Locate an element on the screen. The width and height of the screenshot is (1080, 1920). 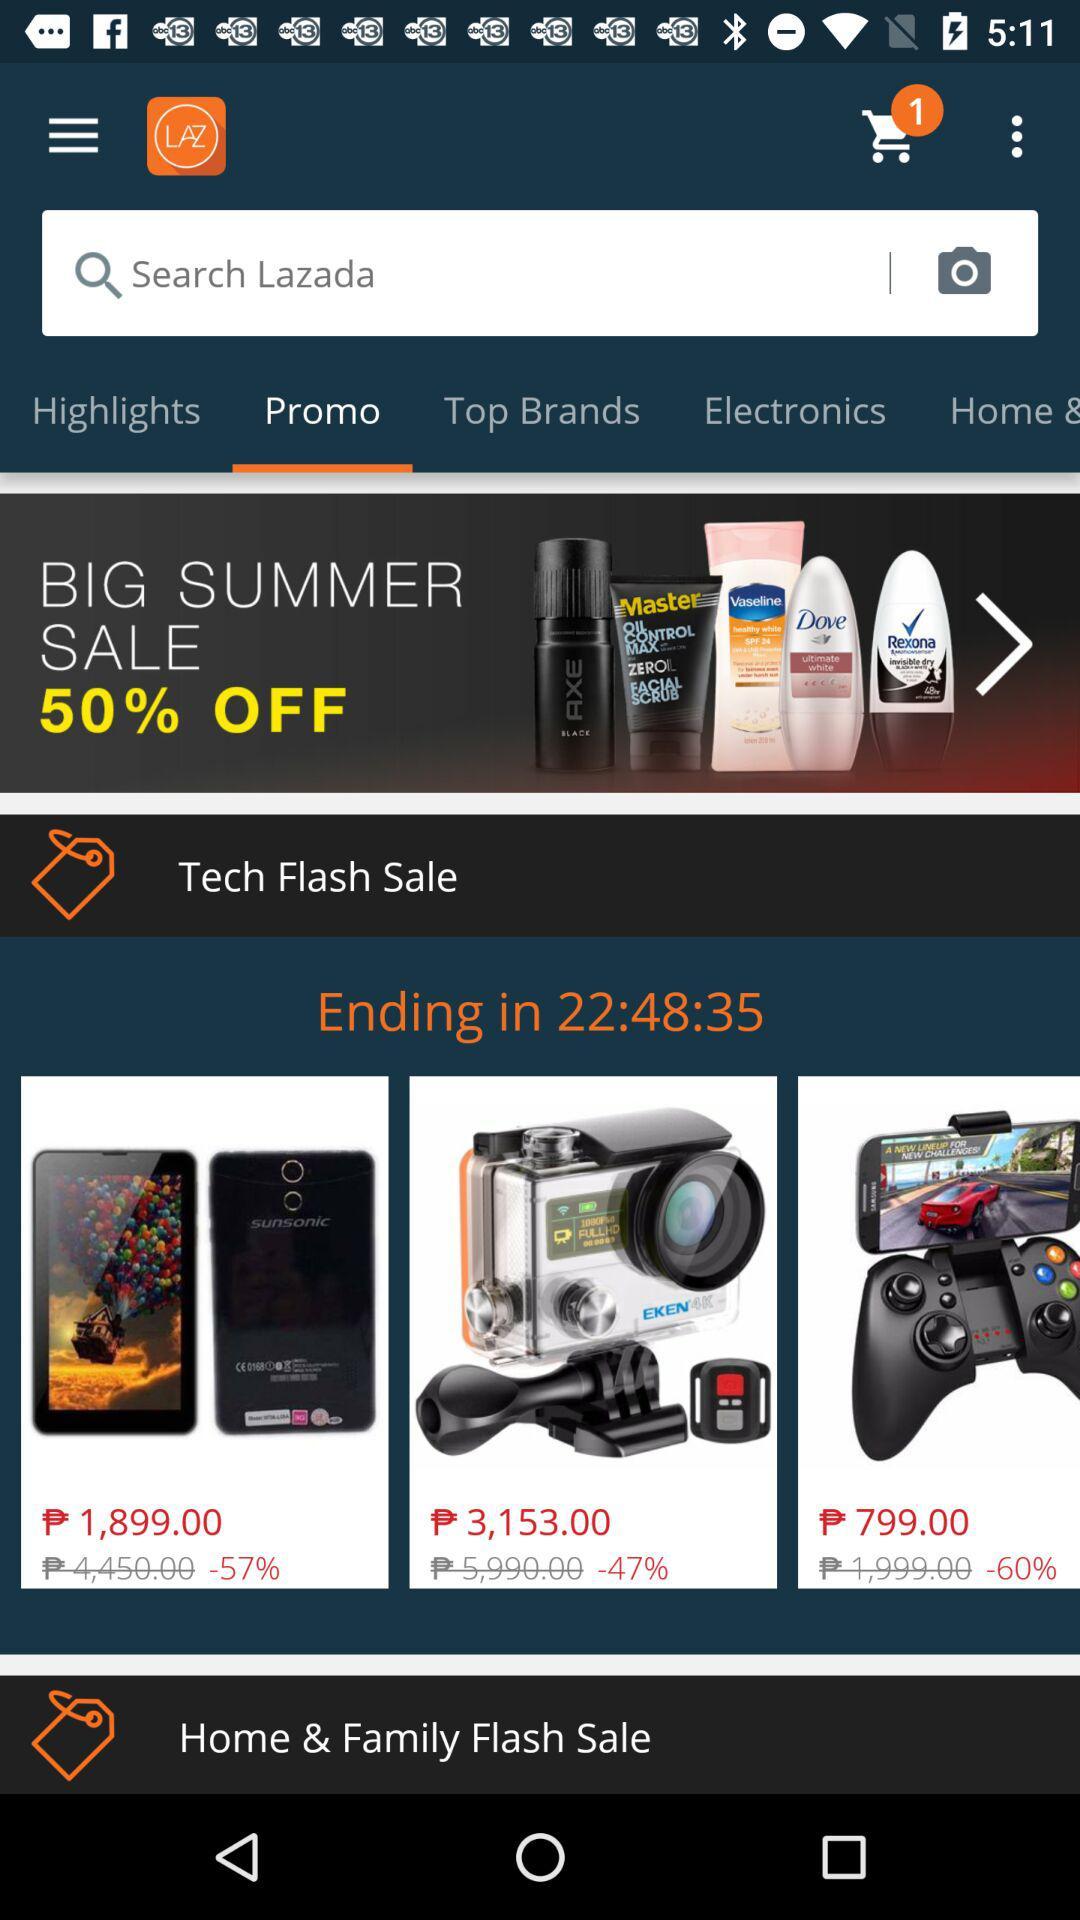
icon above tech flash sale icon is located at coordinates (540, 643).